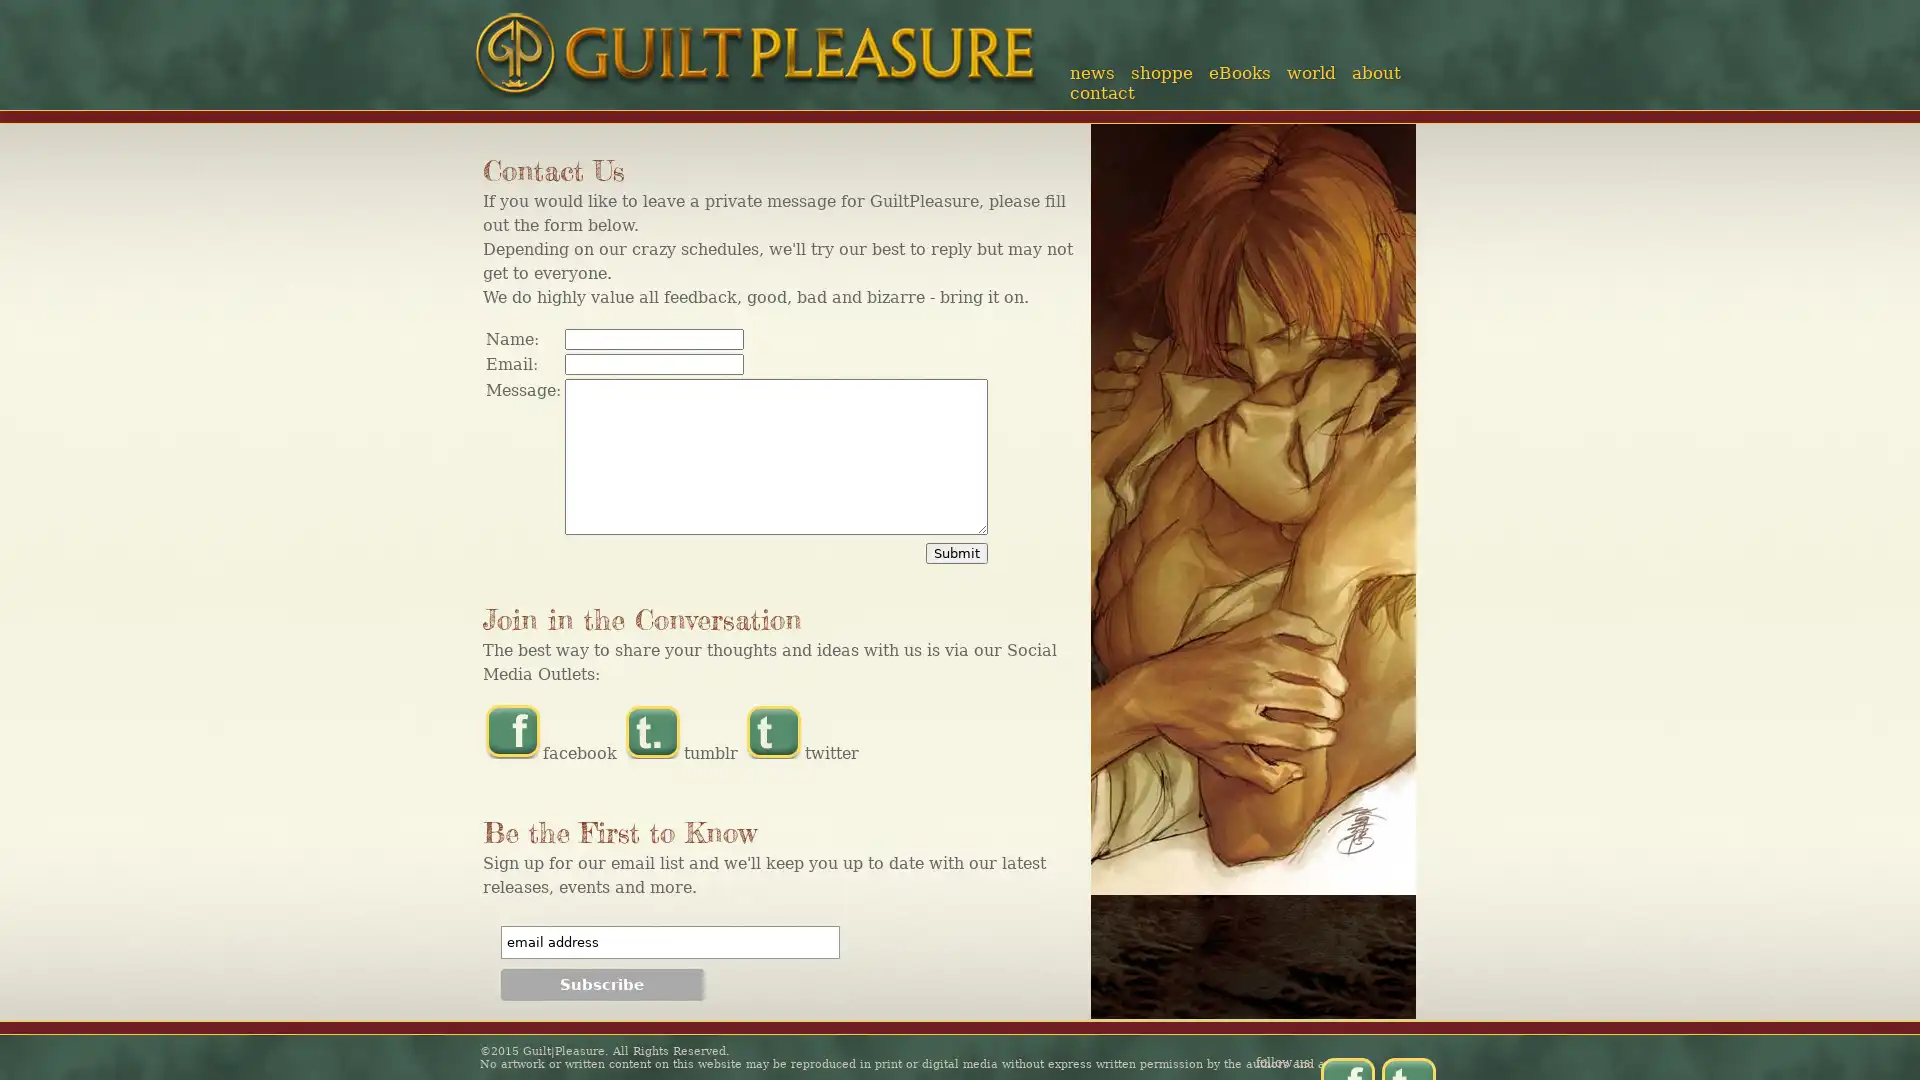 Image resolution: width=1920 pixels, height=1080 pixels. Describe the element at coordinates (600, 983) in the screenshot. I see `Subscribe` at that location.